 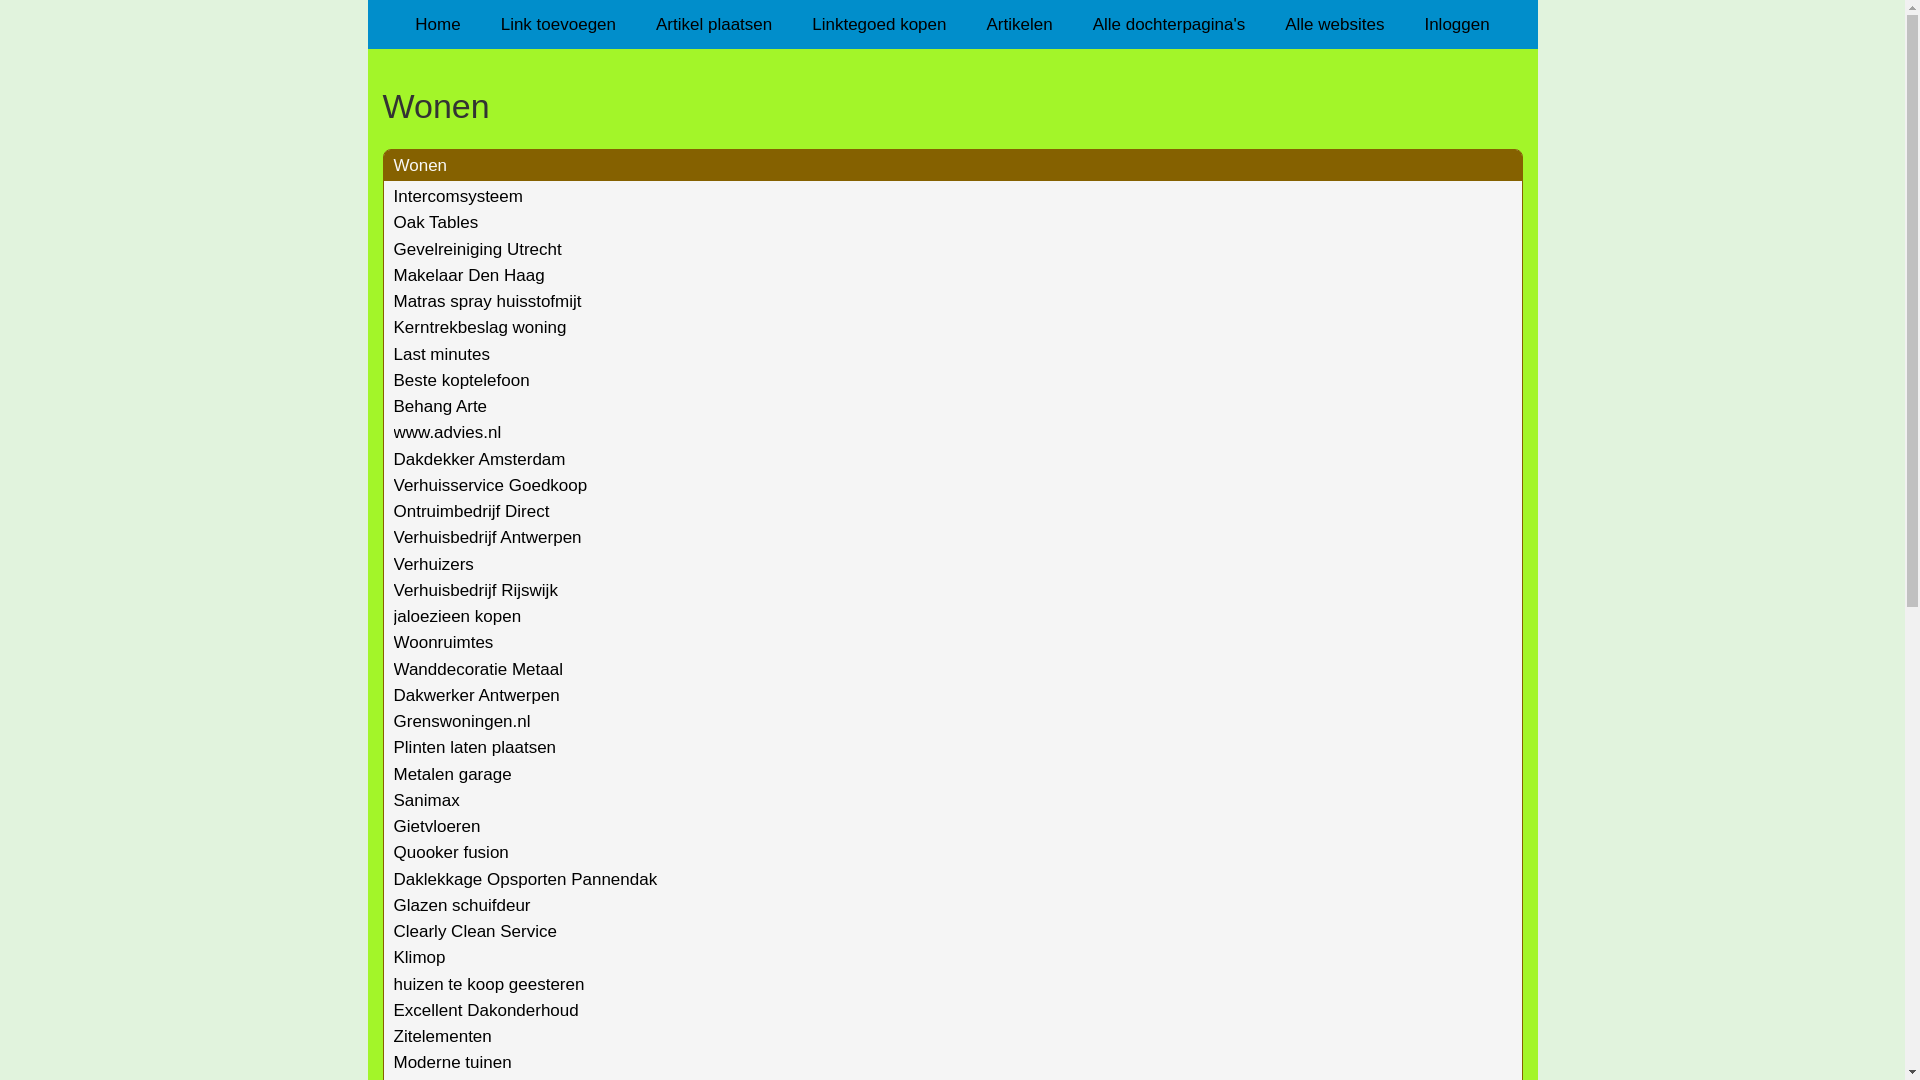 I want to click on 'Grenswoningen.nl', so click(x=461, y=721).